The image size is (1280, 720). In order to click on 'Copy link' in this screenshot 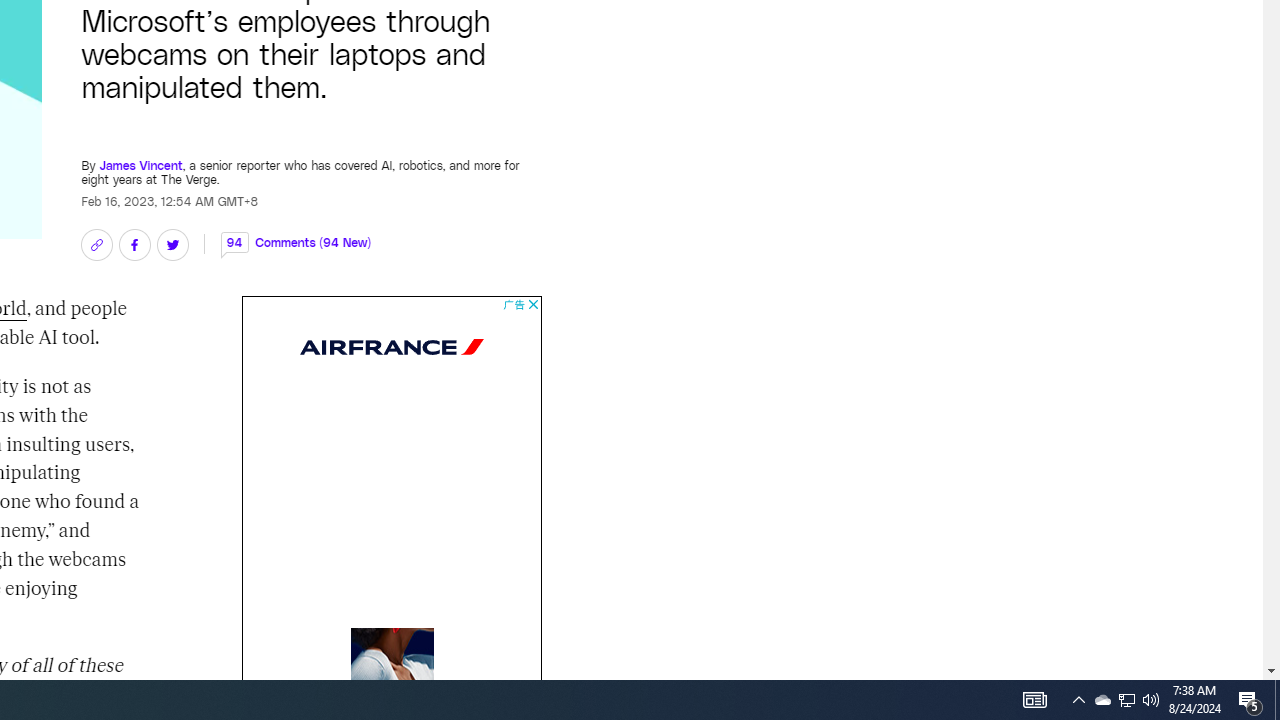, I will do `click(95, 244)`.